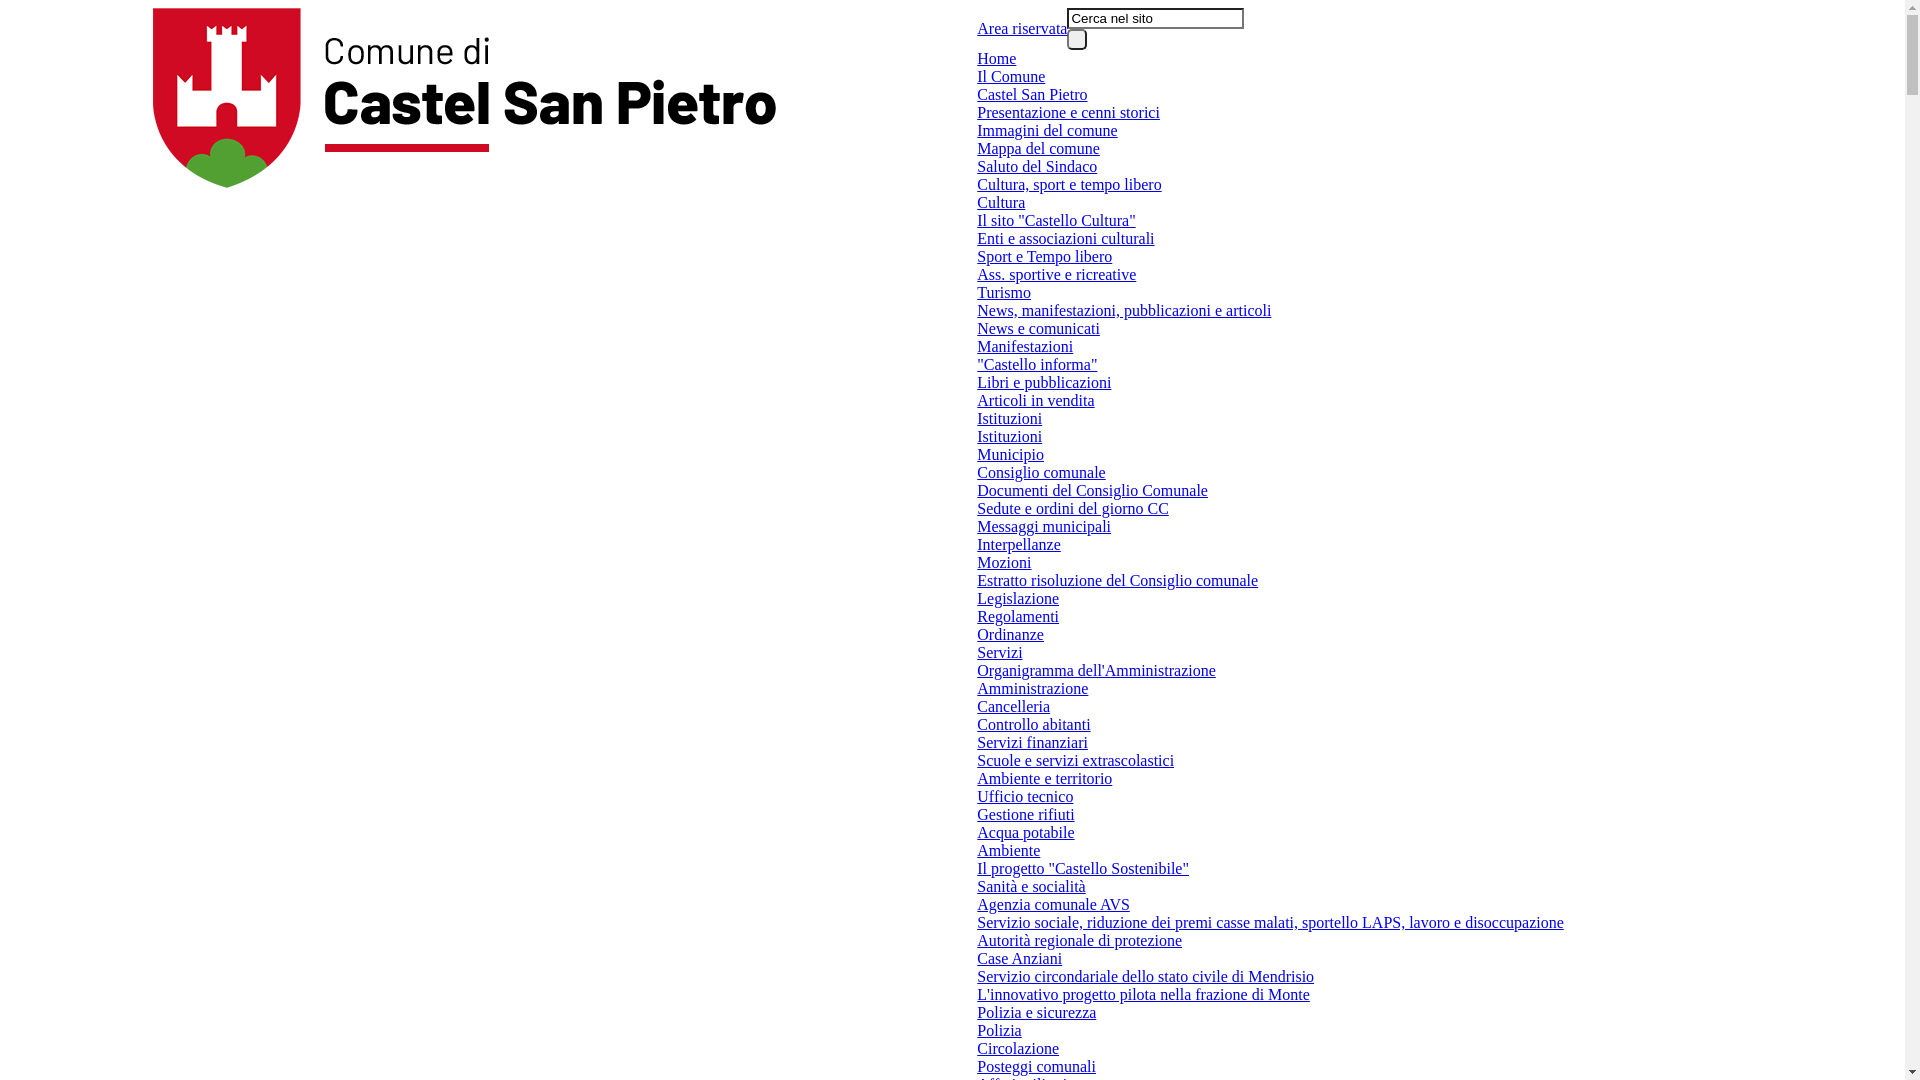 Image resolution: width=1920 pixels, height=1080 pixels. I want to click on 'Regolamenti', so click(1017, 616).